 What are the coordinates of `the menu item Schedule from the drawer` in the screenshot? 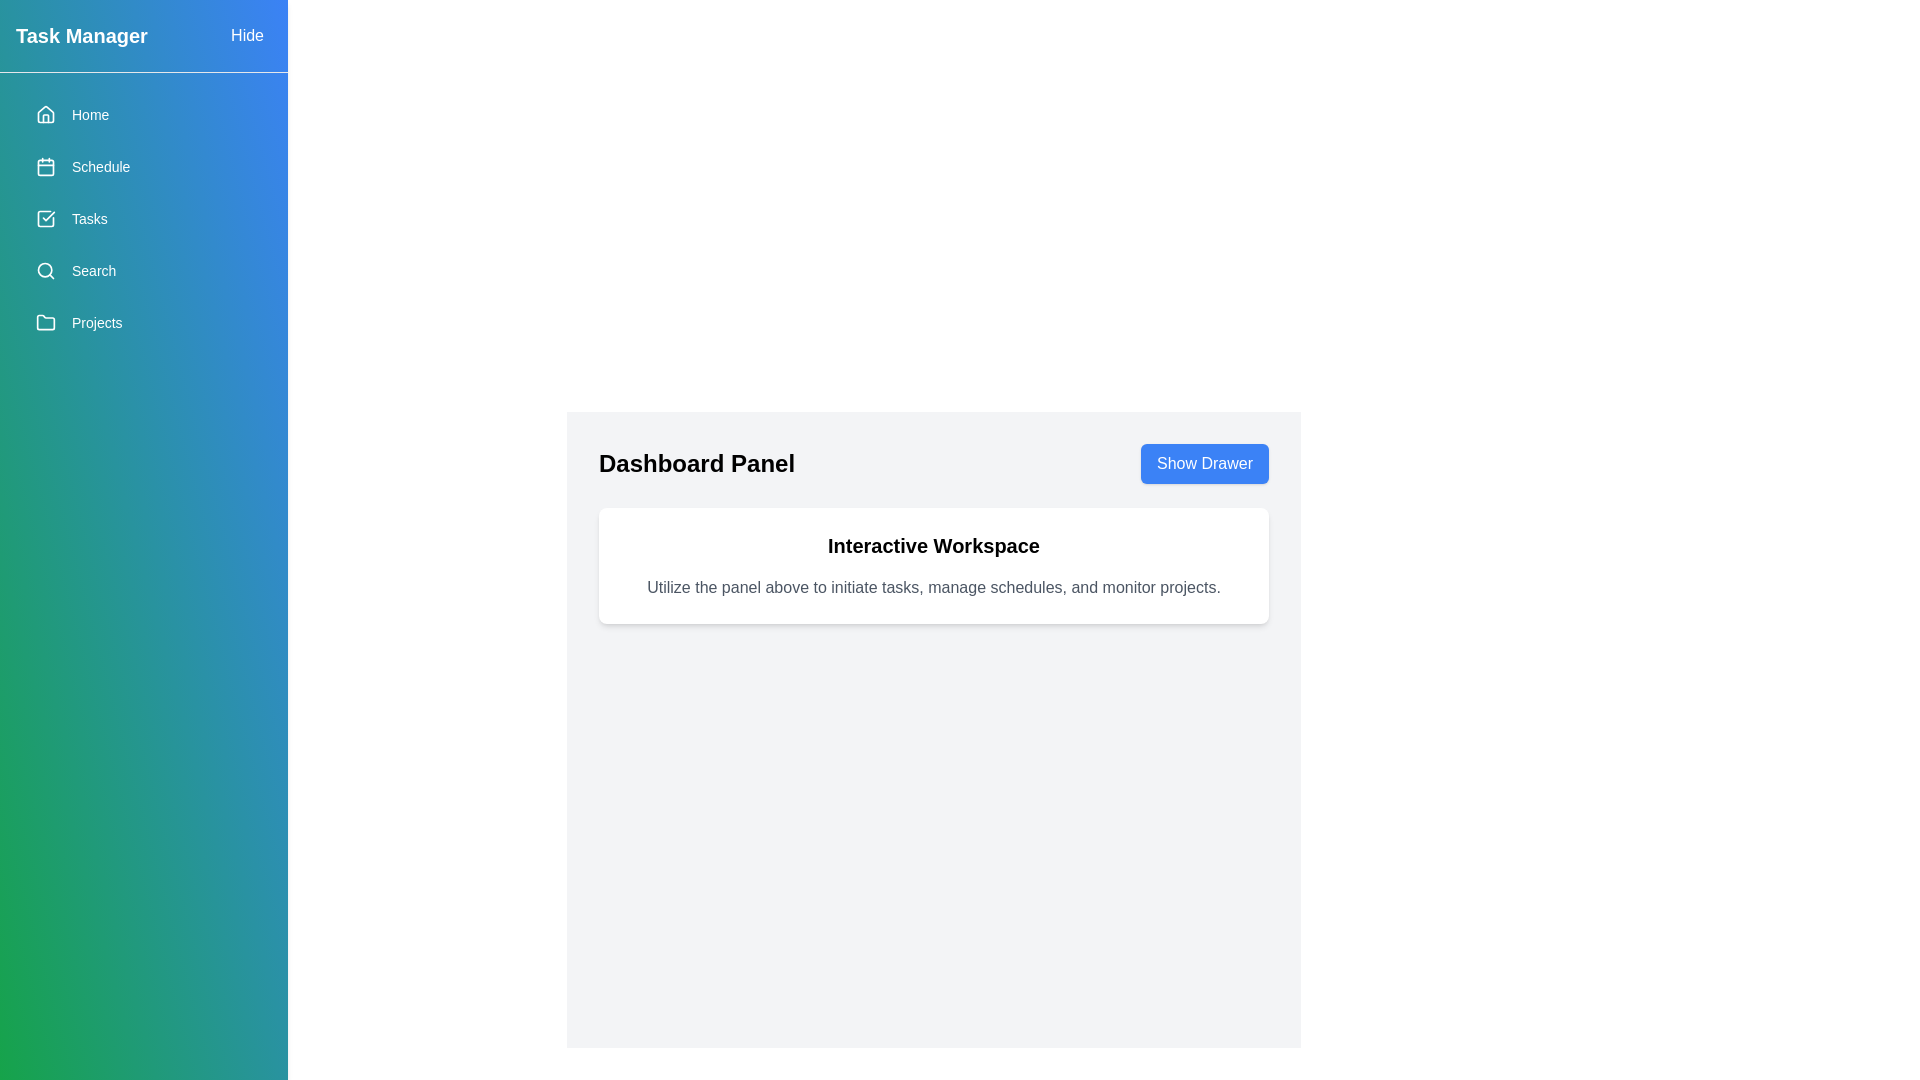 It's located at (143, 165).